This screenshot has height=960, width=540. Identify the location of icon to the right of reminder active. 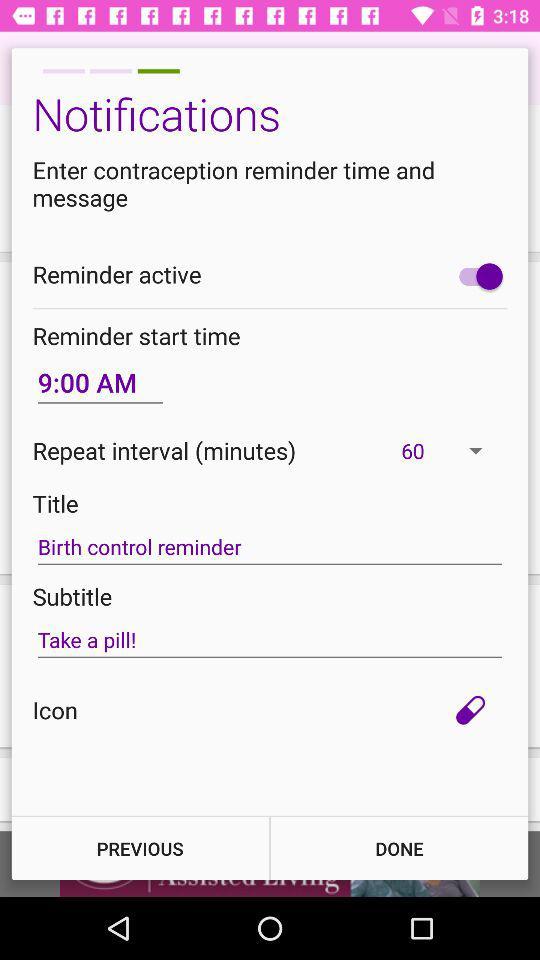
(475, 275).